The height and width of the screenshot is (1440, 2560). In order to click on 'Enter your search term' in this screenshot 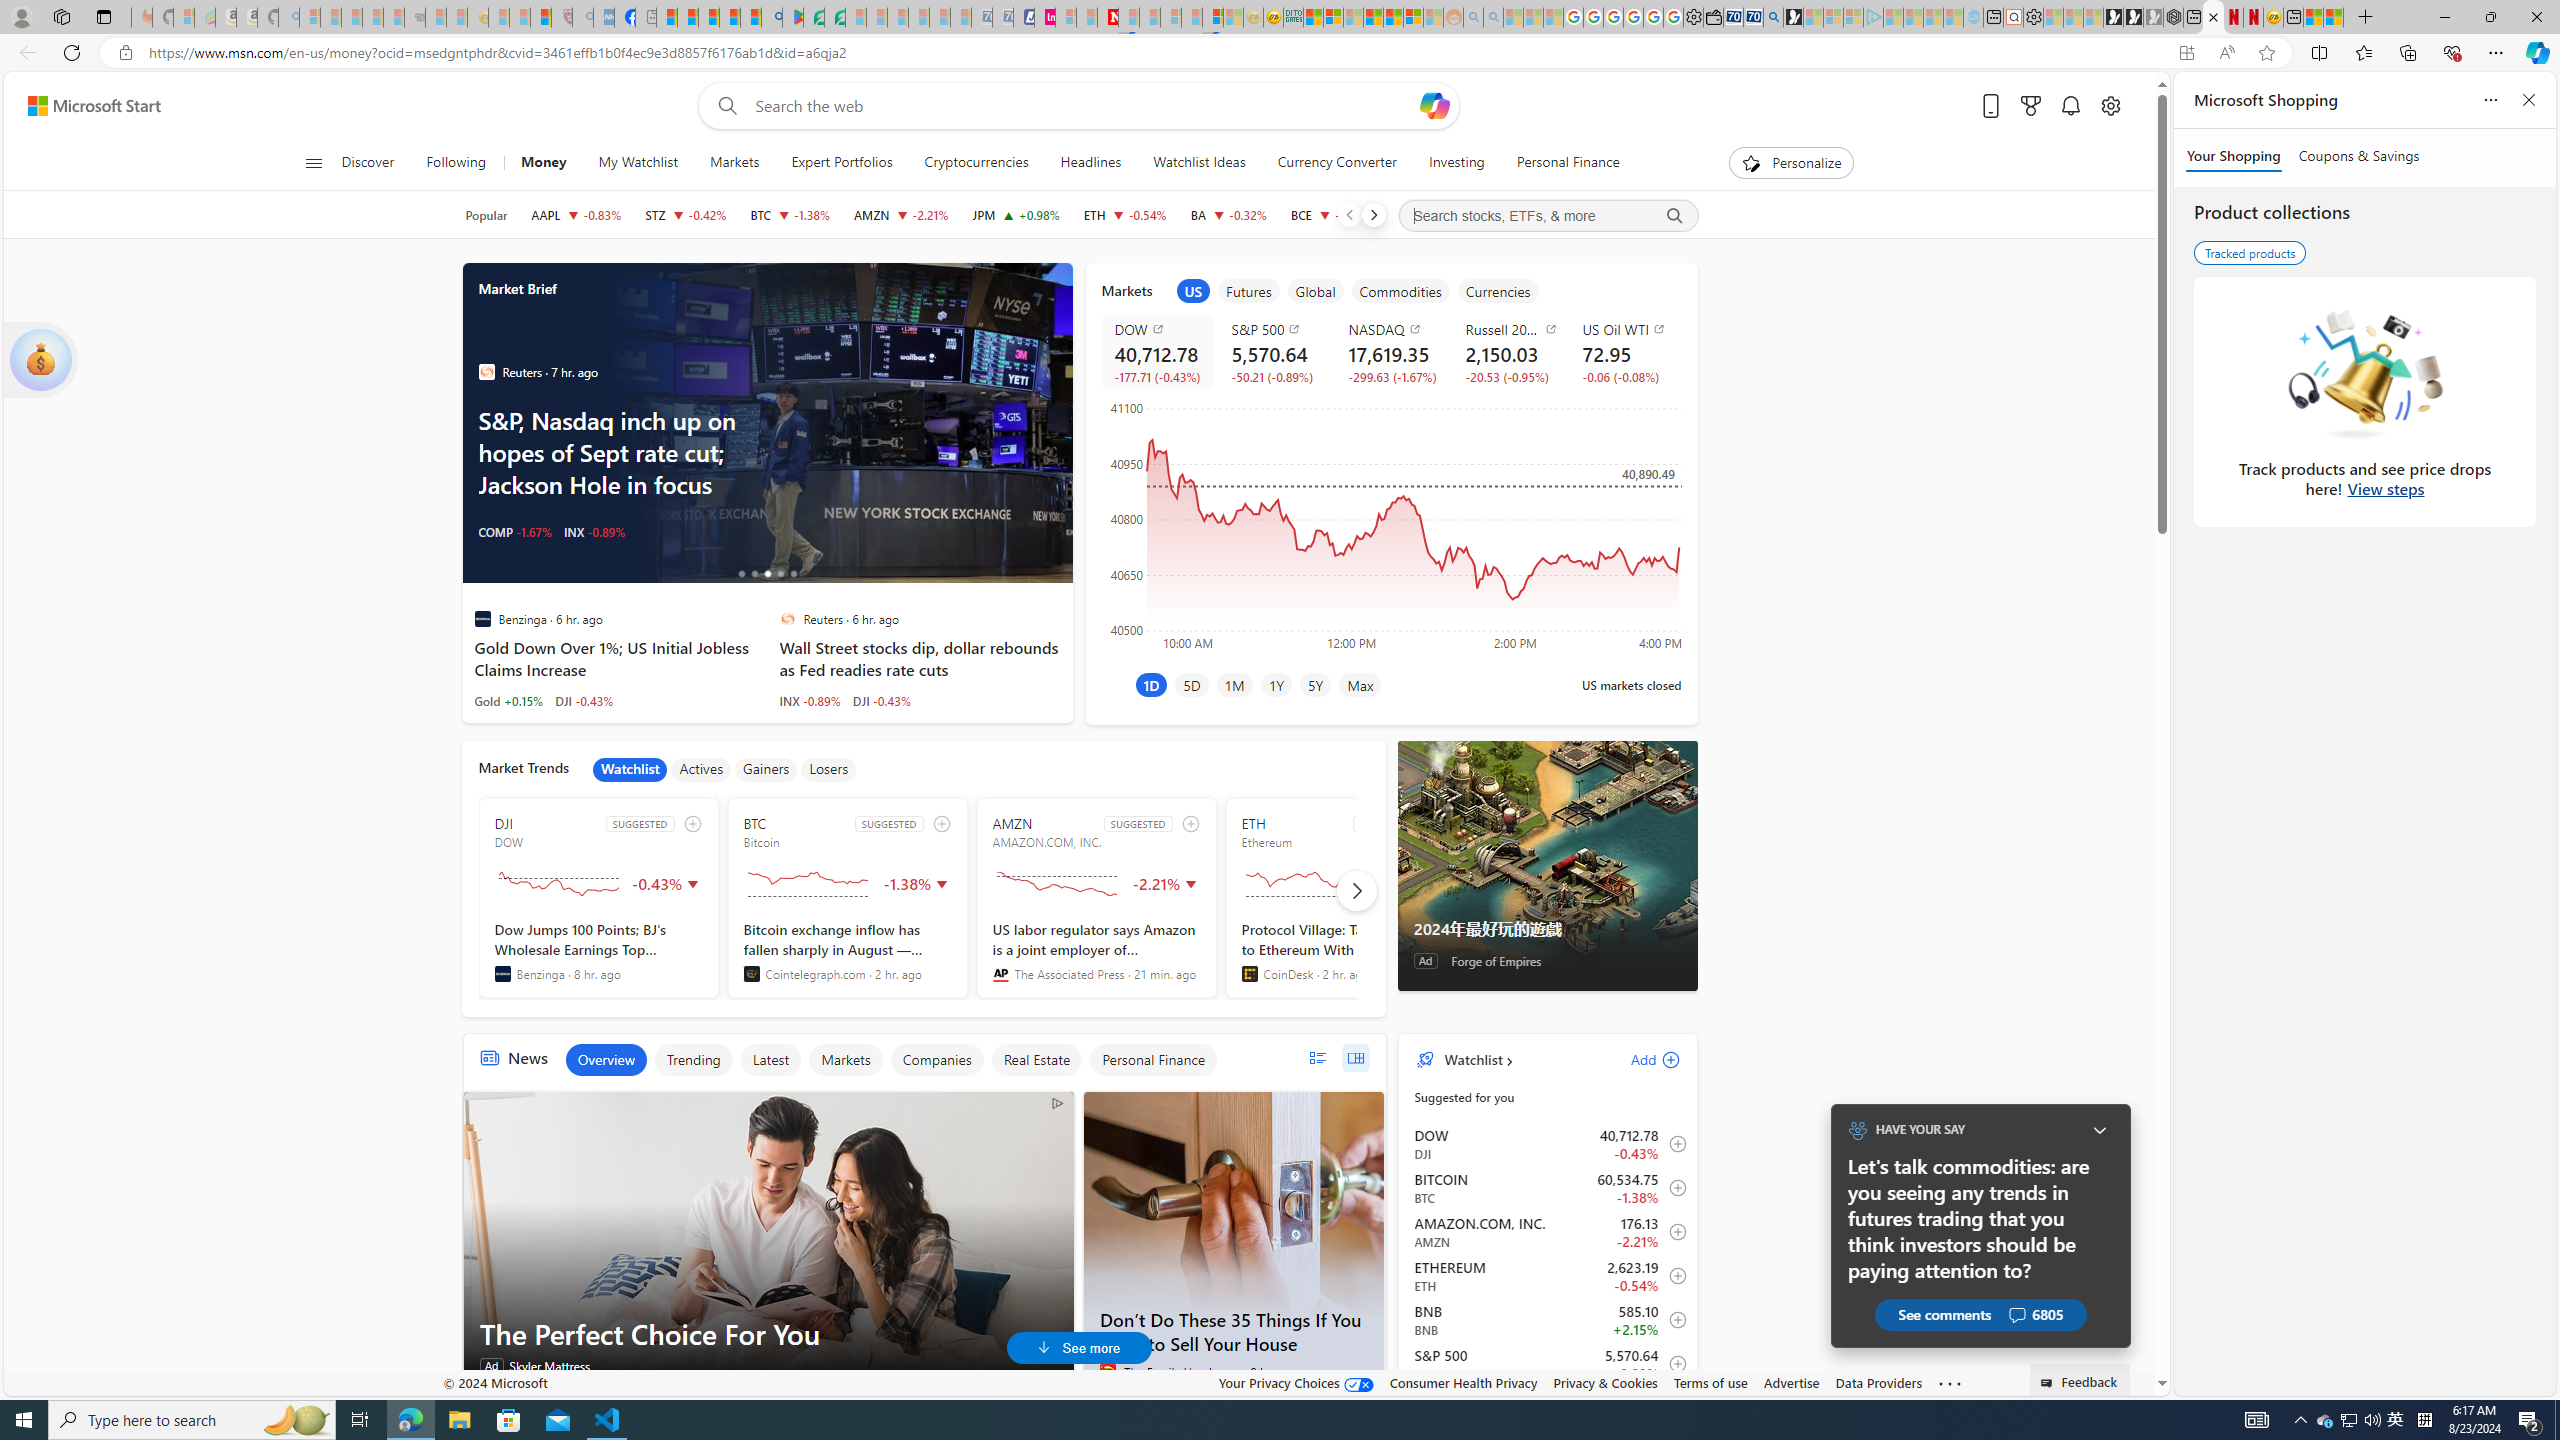, I will do `click(1084, 104)`.